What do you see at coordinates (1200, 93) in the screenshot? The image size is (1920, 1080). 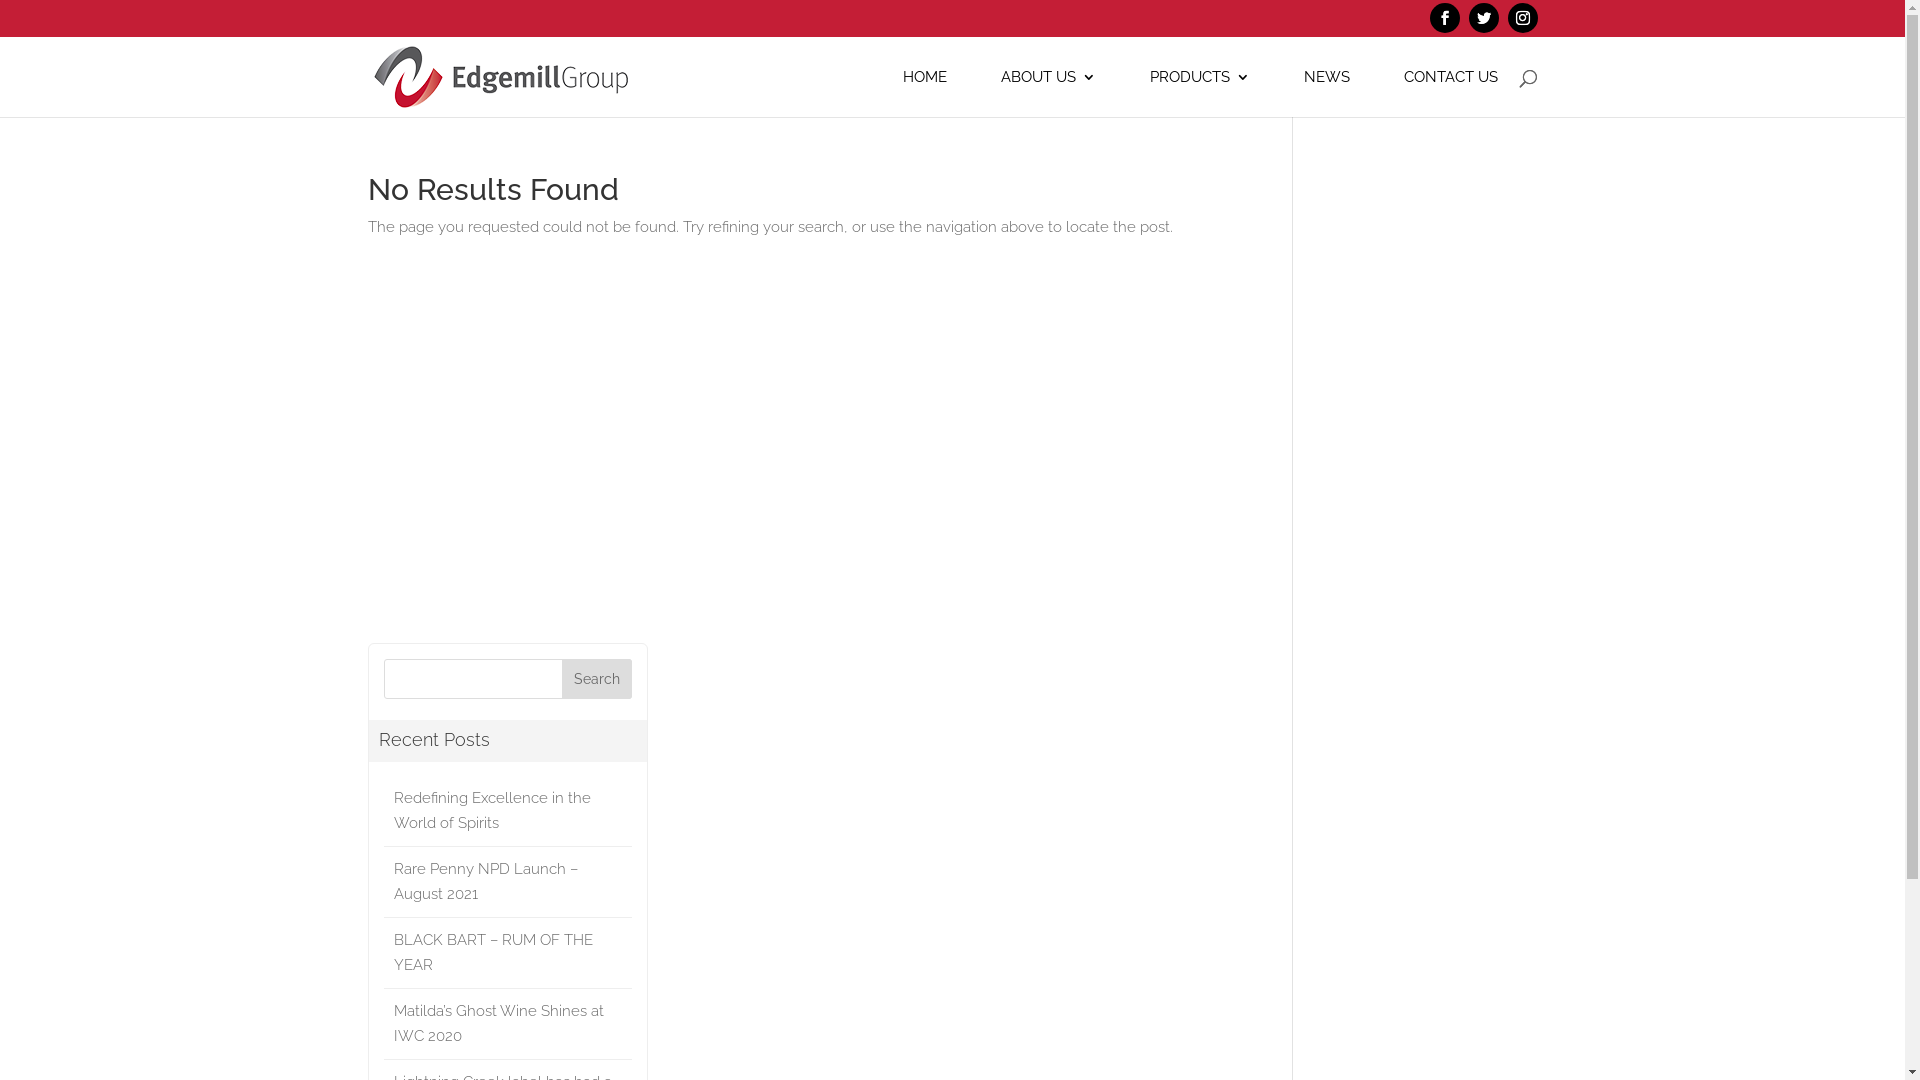 I see `'PRODUCTS'` at bounding box center [1200, 93].